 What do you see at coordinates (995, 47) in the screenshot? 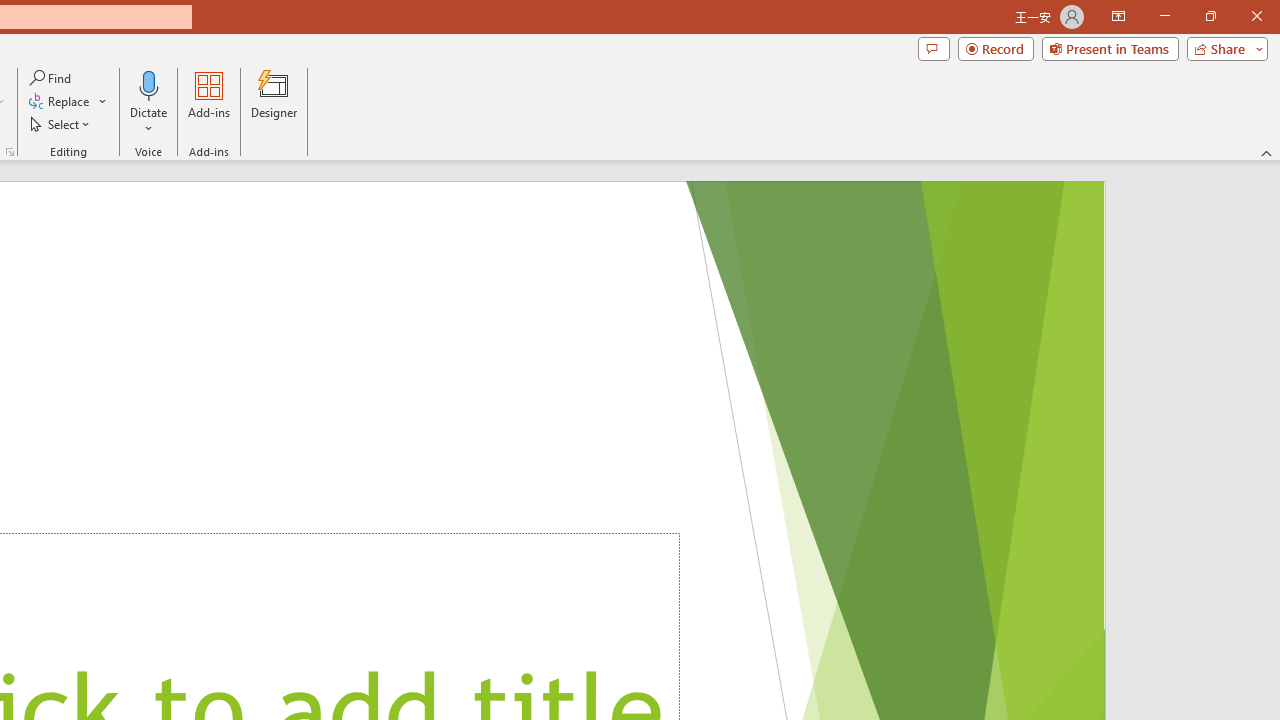
I see `'Record'` at bounding box center [995, 47].